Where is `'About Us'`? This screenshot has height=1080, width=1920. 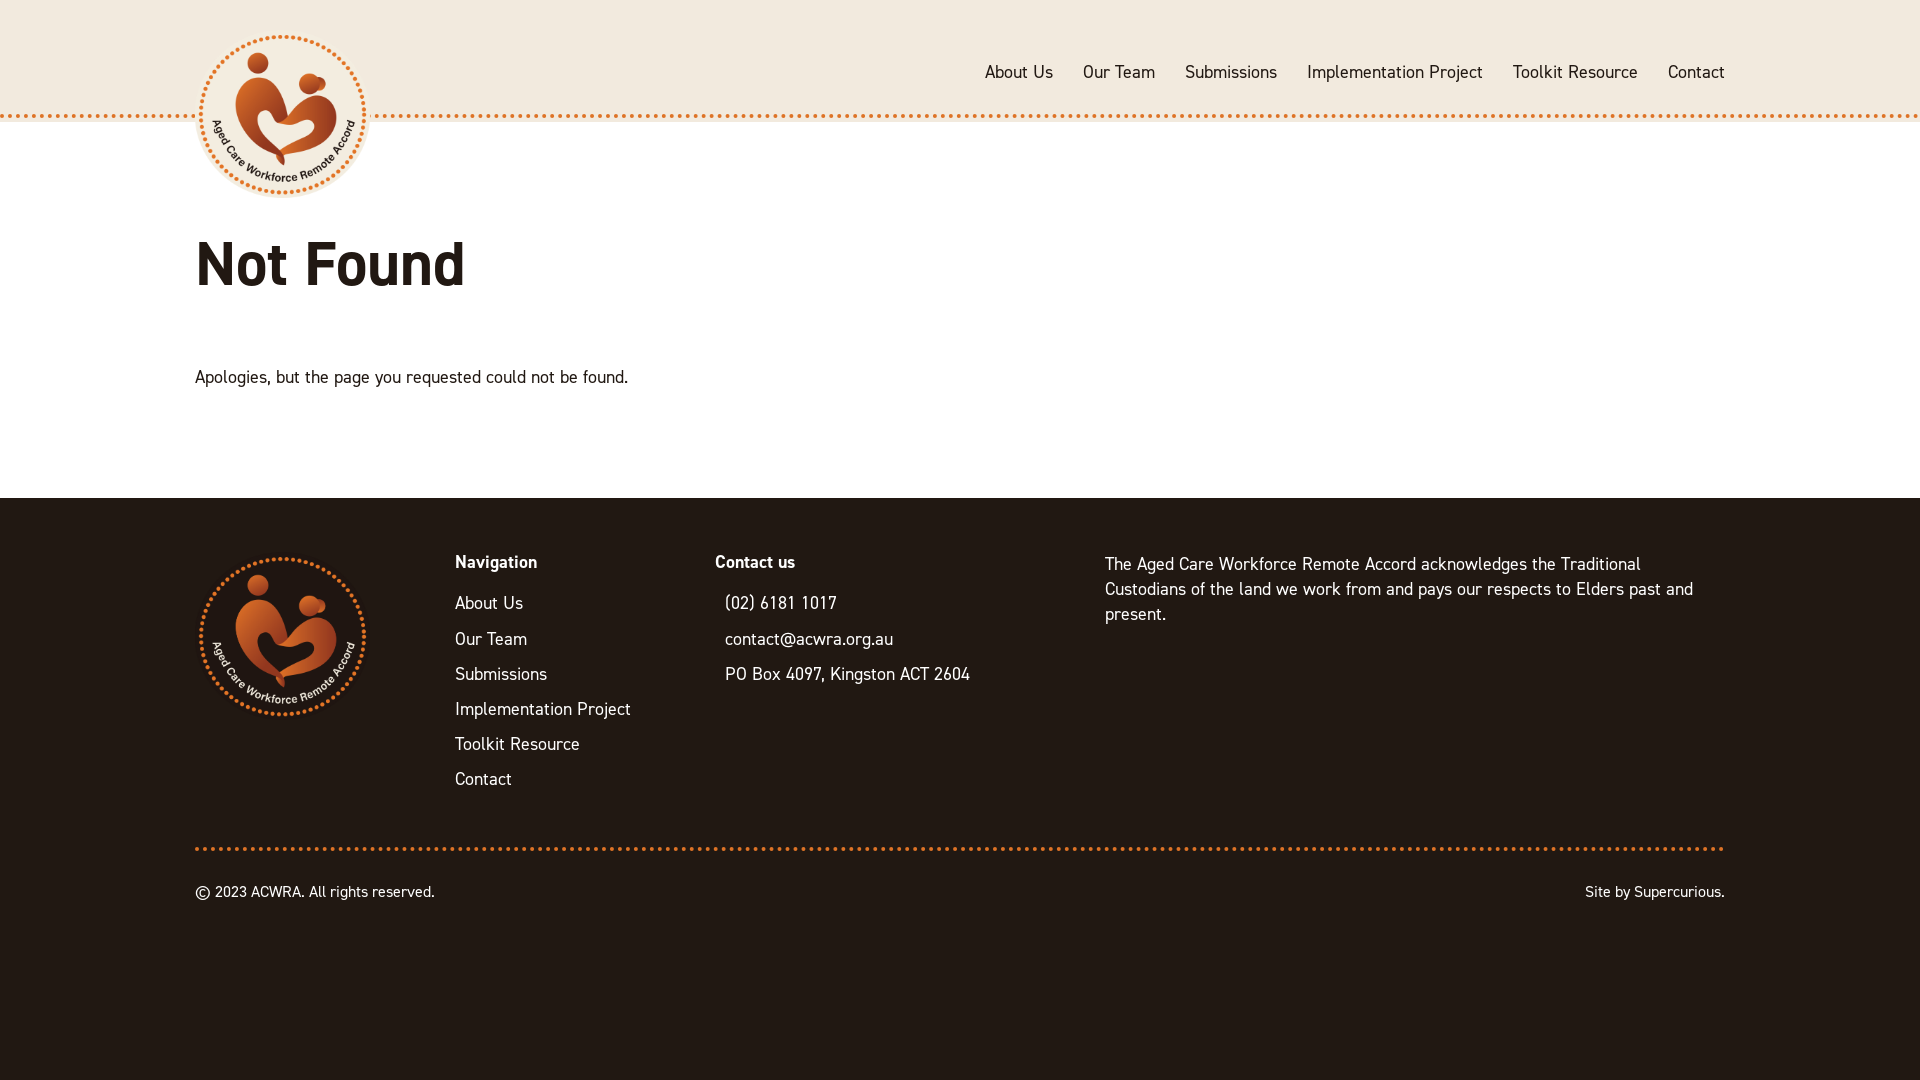 'About Us' is located at coordinates (1018, 71).